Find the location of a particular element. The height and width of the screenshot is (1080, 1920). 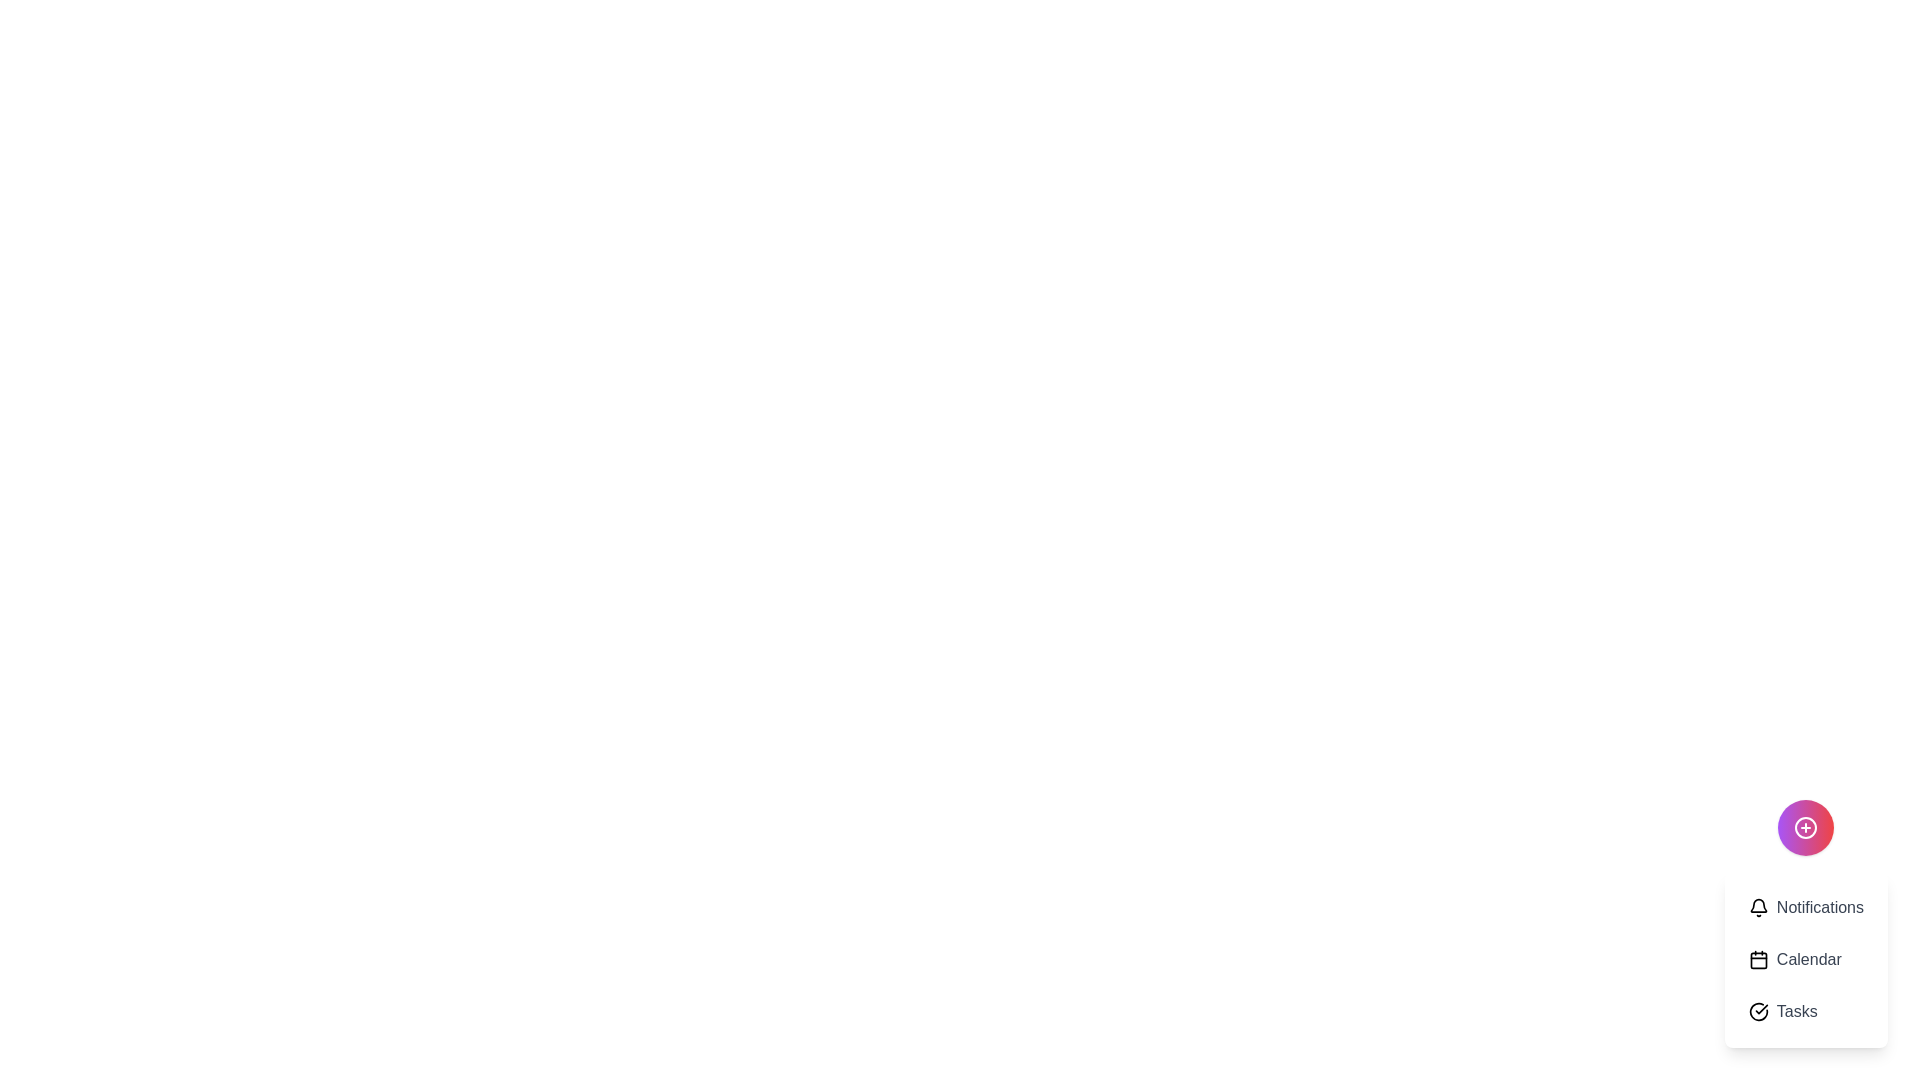

the 'Notifications' menu item is located at coordinates (1806, 907).